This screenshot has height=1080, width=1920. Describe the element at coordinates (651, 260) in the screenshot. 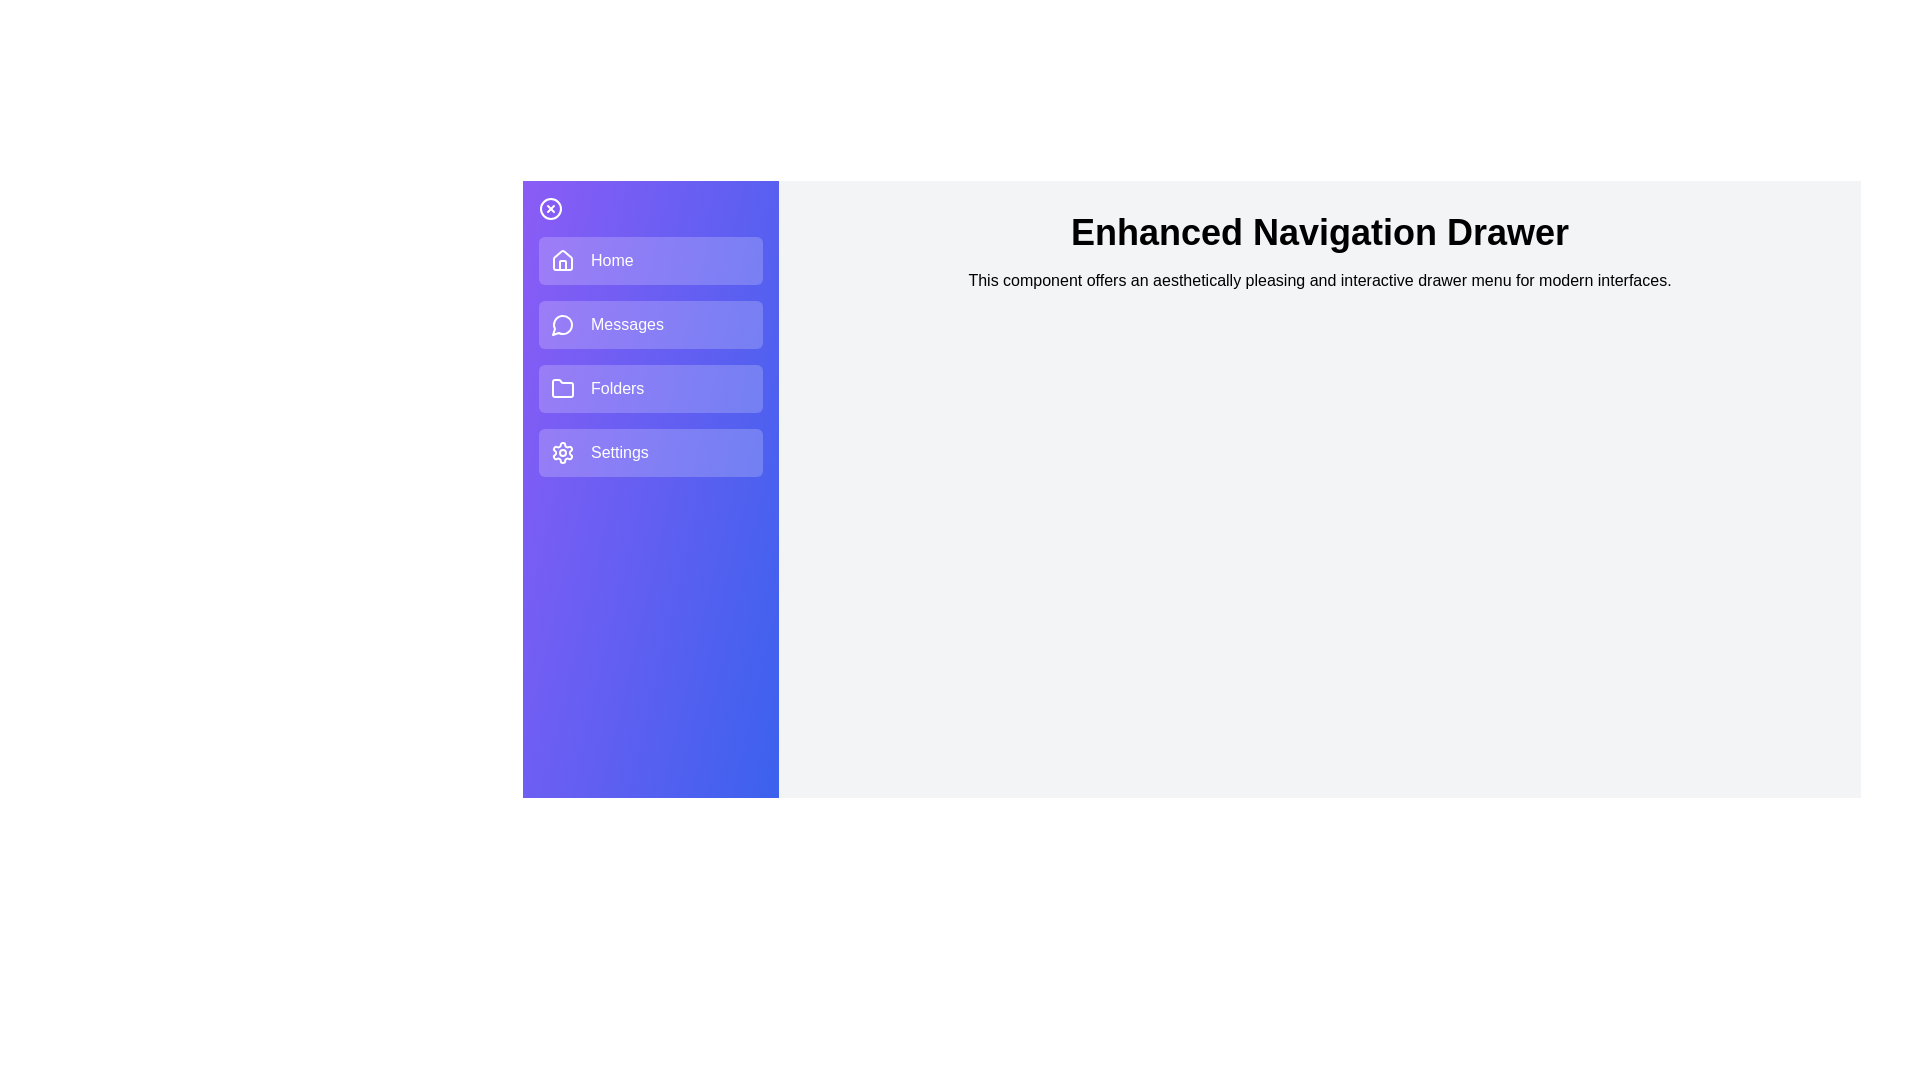

I see `the navigation item labeled Home` at that location.